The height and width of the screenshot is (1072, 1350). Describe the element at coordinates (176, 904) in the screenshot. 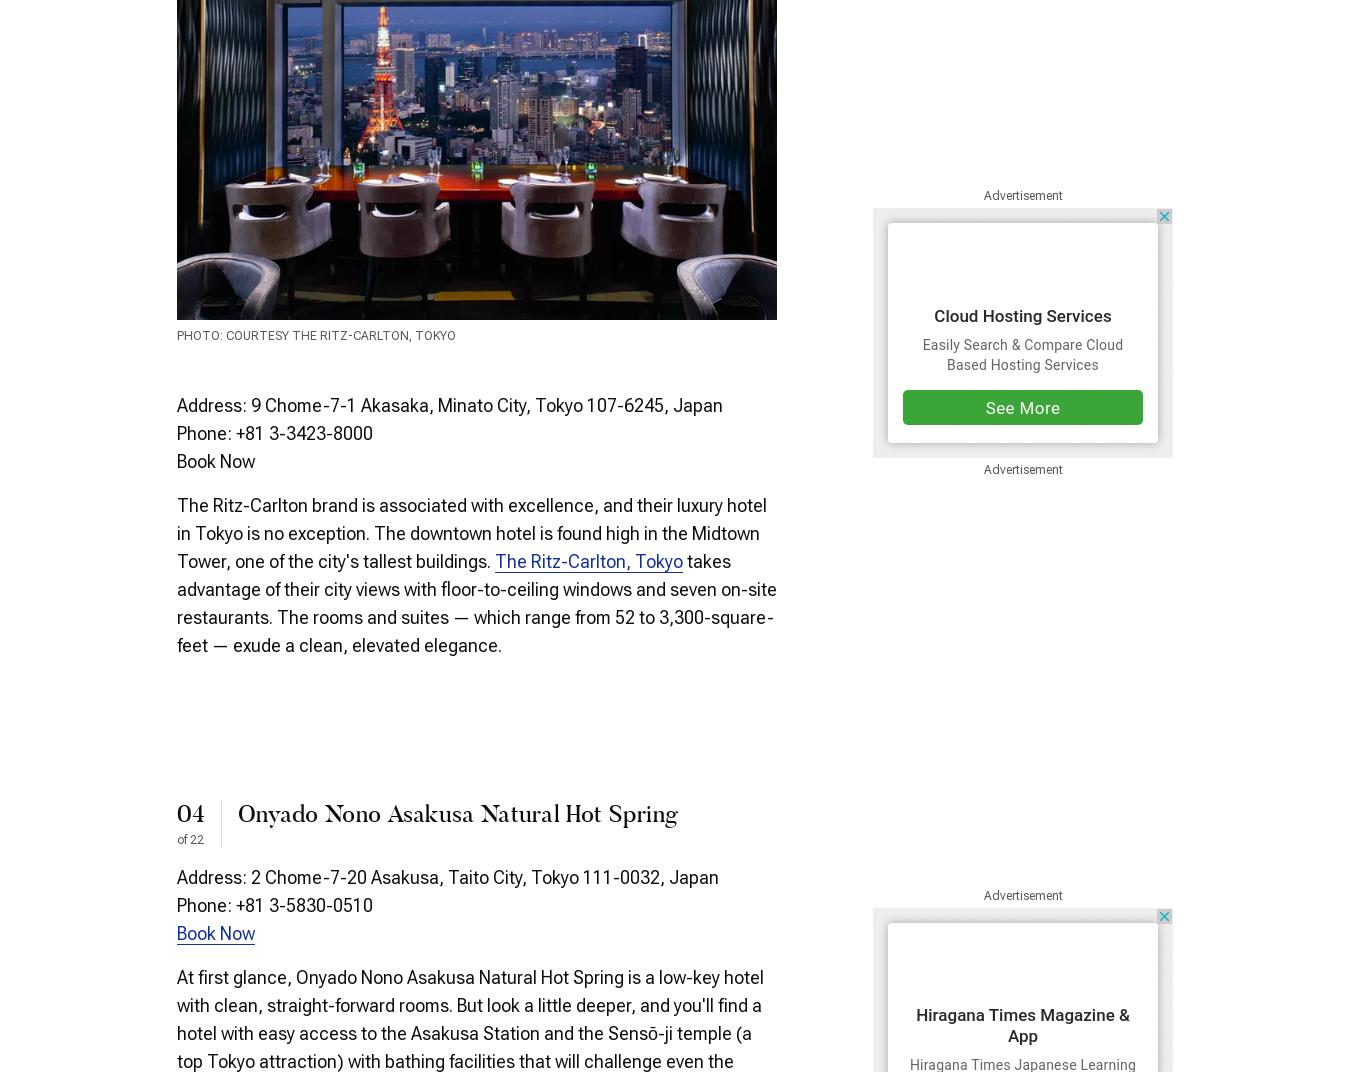

I see `'Phone: +81 3-5830-0510'` at that location.